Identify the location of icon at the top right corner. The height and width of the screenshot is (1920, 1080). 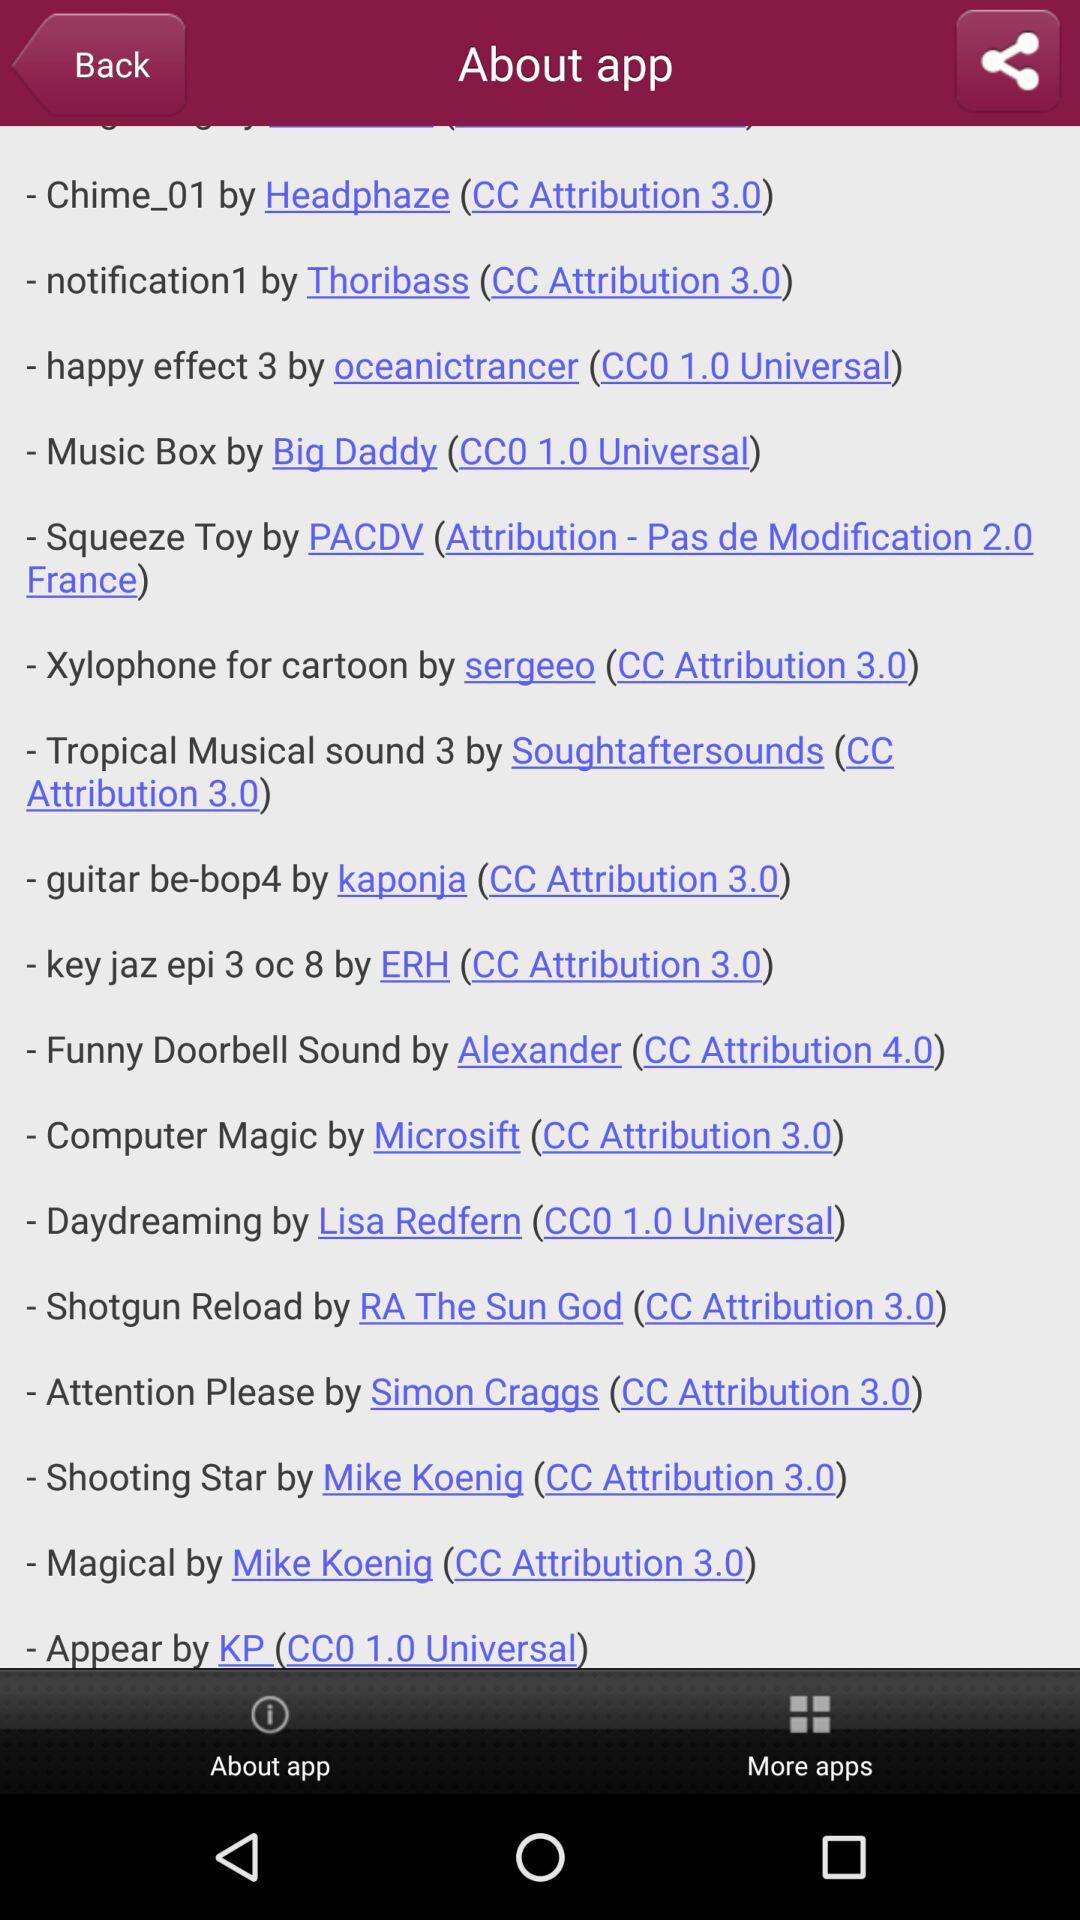
(1007, 62).